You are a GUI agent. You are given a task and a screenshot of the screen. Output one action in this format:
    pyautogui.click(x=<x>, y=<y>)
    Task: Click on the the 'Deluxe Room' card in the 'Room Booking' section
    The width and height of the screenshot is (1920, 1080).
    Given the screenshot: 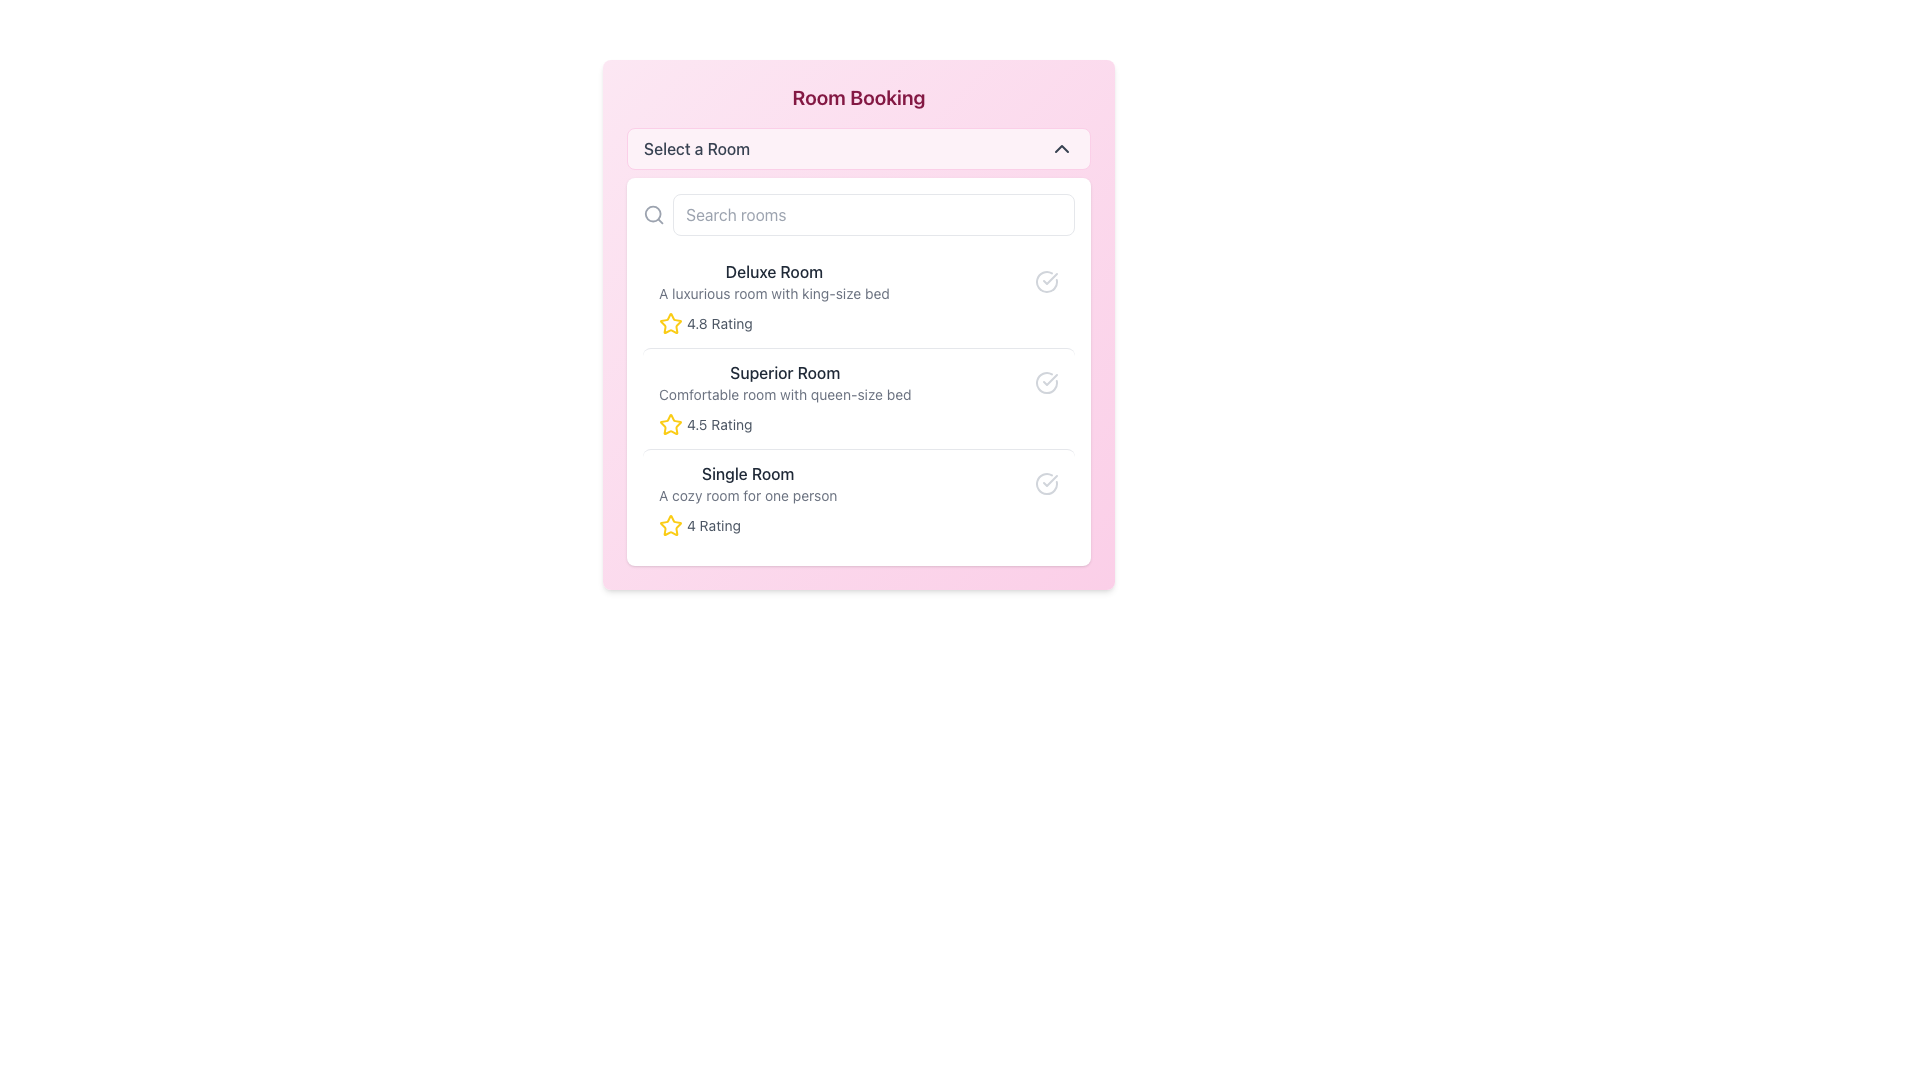 What is the action you would take?
    pyautogui.click(x=859, y=297)
    